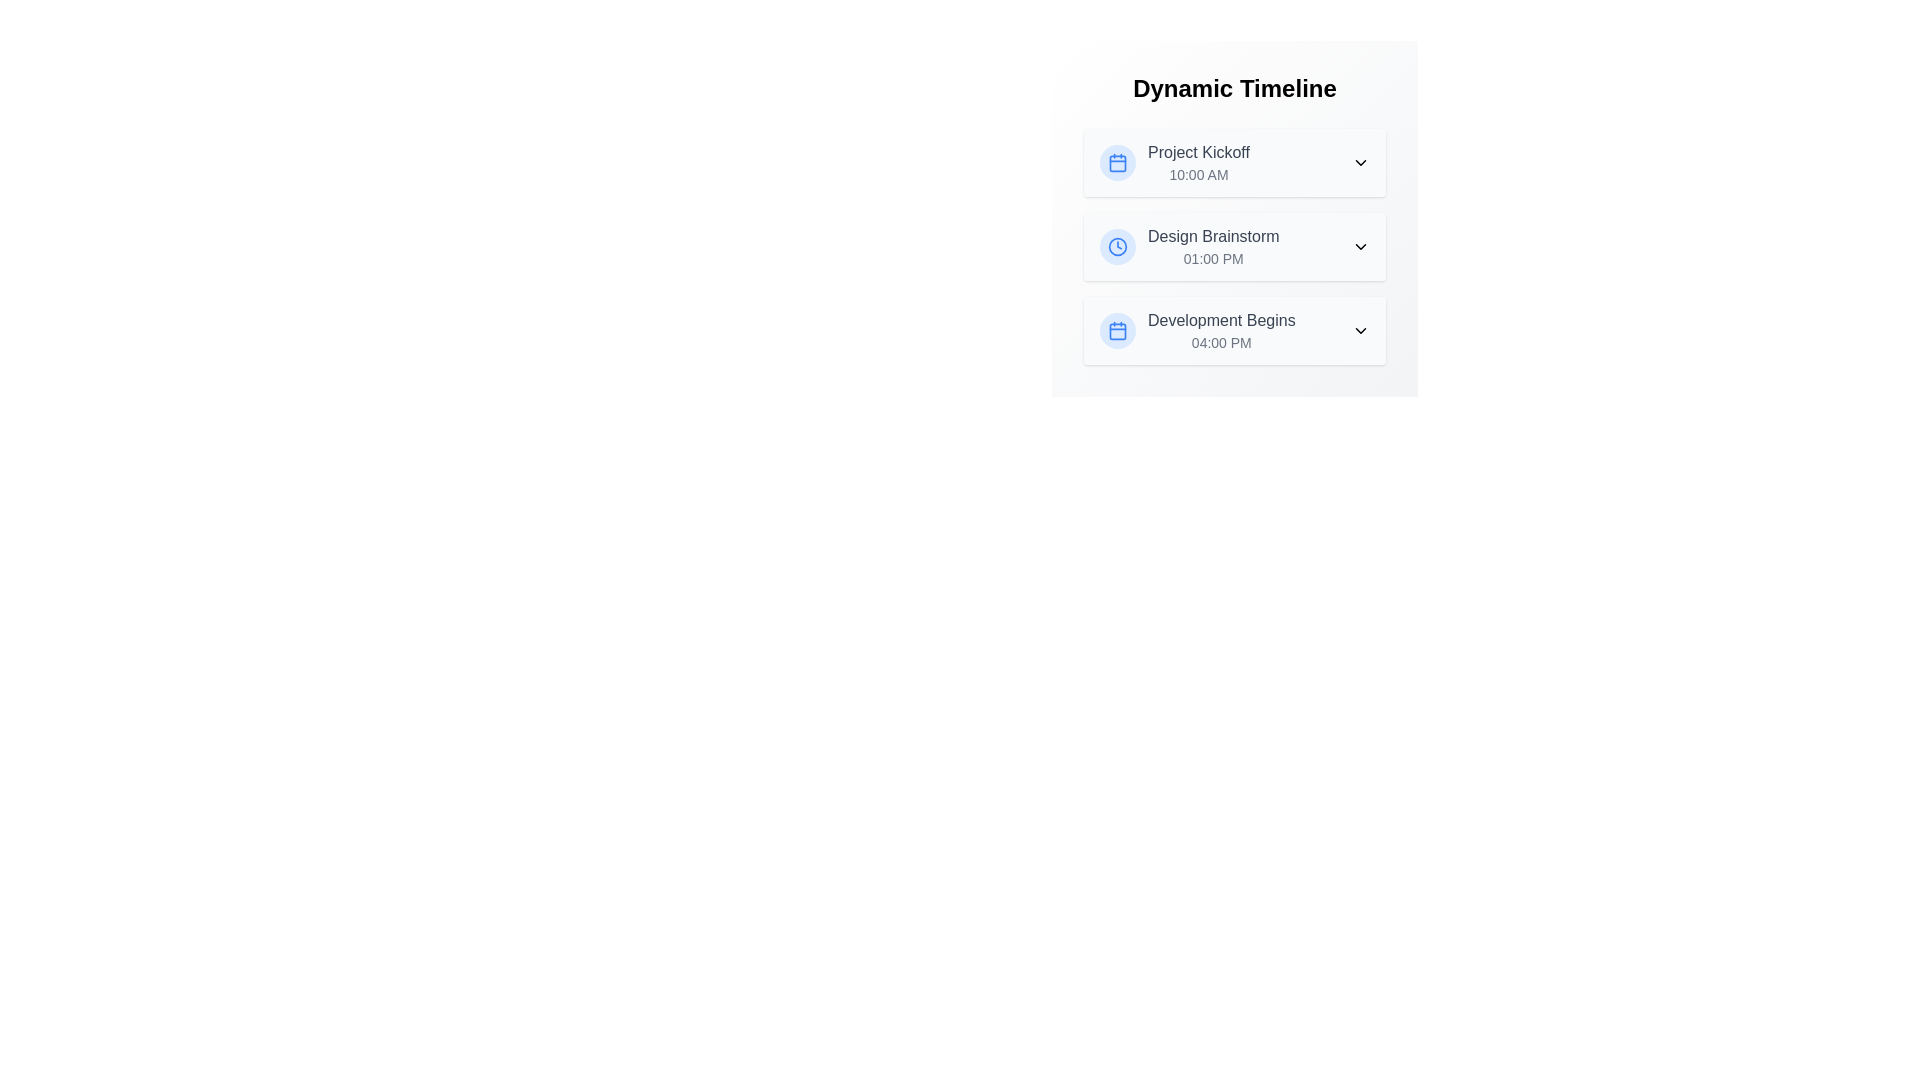  What do you see at coordinates (1199, 152) in the screenshot?
I see `the title label of the first event in the timeline, which is positioned under the 'Dynamic Timeline' heading and above the time '10:00 AM'` at bounding box center [1199, 152].